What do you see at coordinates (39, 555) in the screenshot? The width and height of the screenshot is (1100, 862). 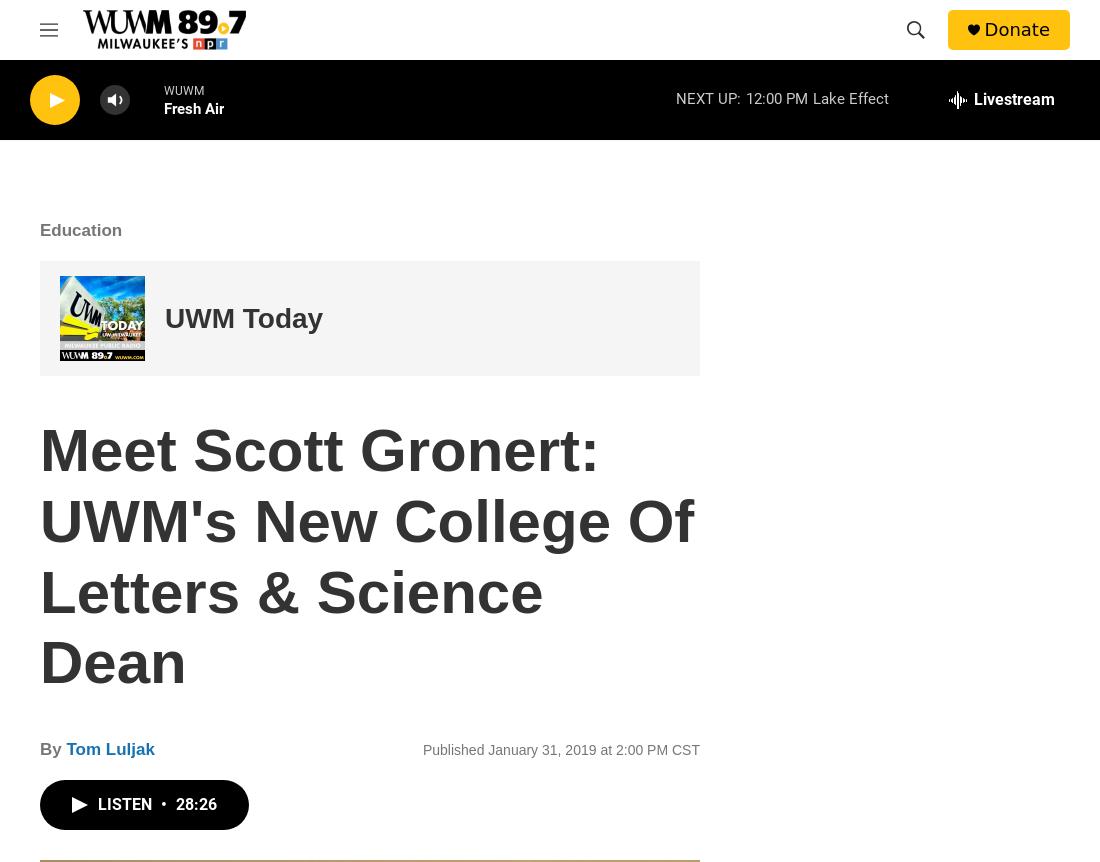 I see `'Meet Scott Gronert: UWM's New College Of Letters & Science Dean'` at bounding box center [39, 555].